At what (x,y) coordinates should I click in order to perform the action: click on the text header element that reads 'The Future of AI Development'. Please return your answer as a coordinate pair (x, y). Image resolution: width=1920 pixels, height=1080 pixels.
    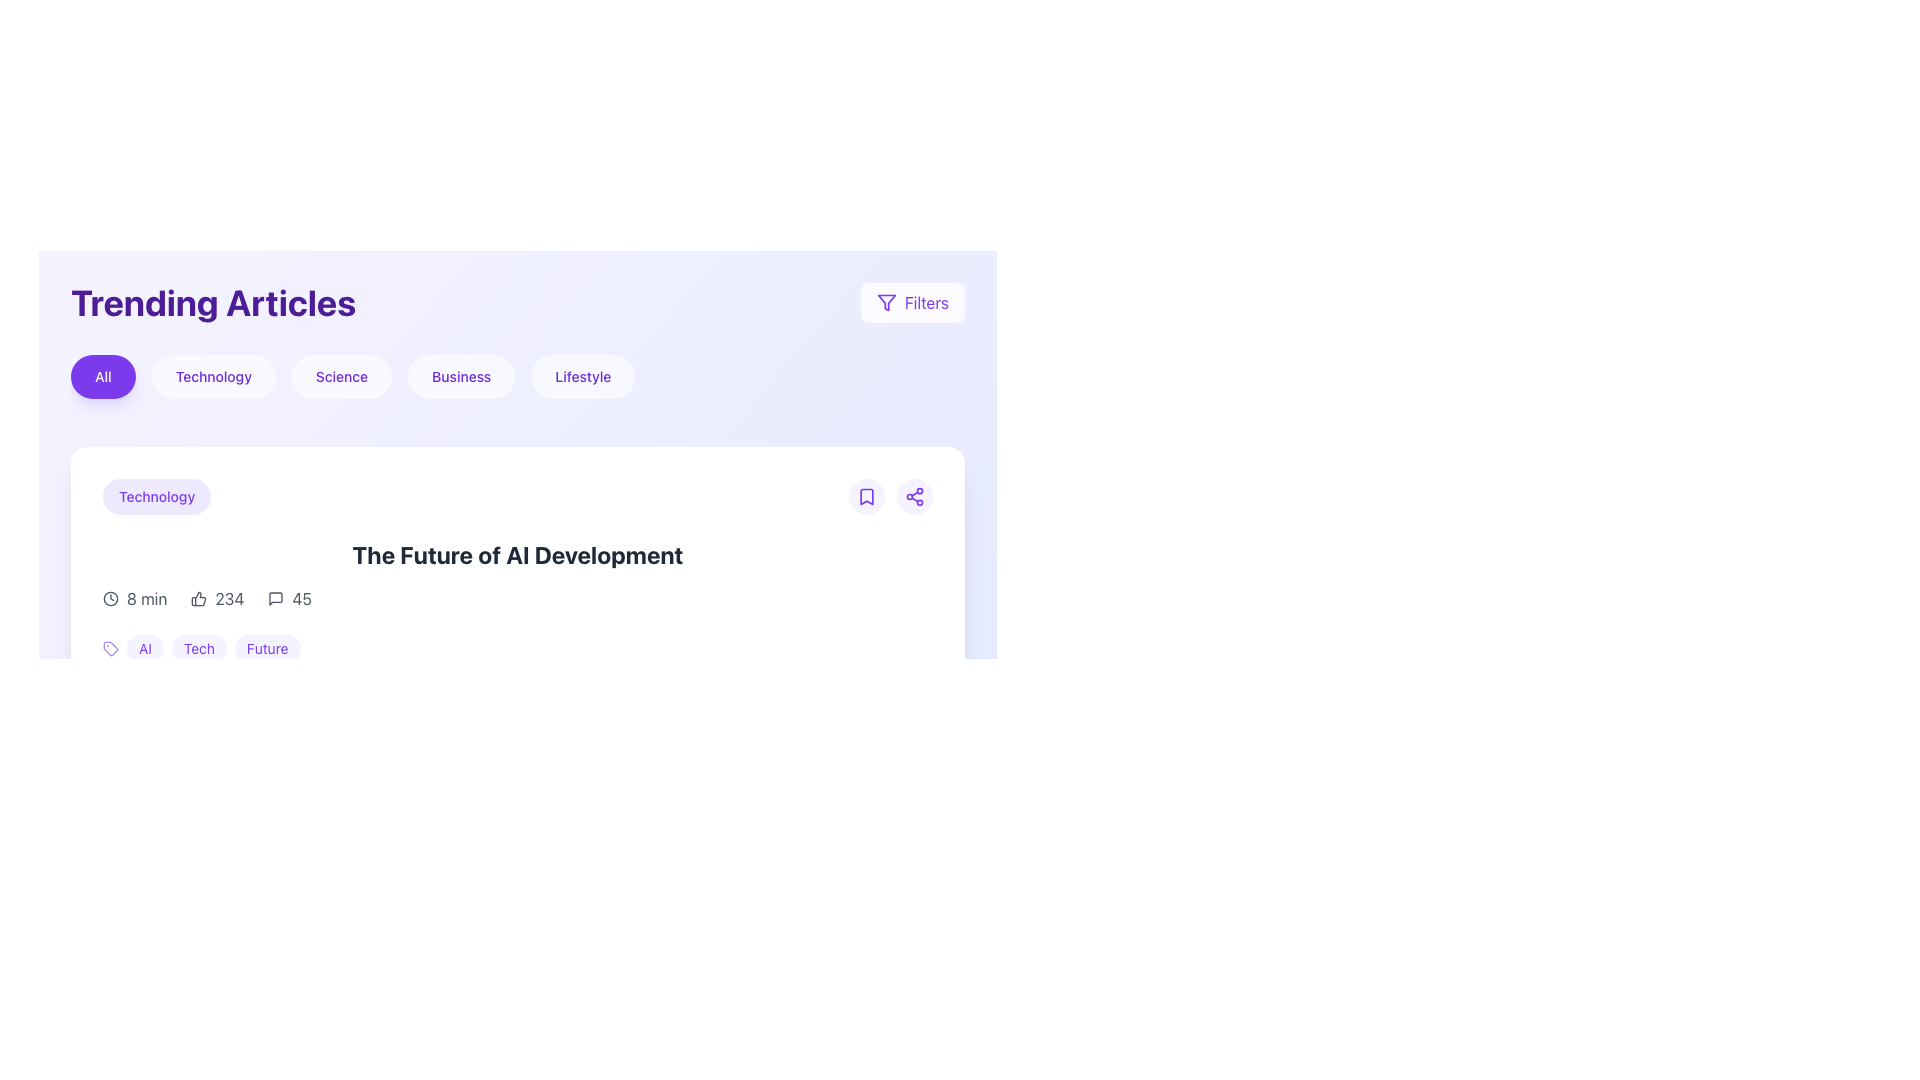
    Looking at the image, I should click on (518, 555).